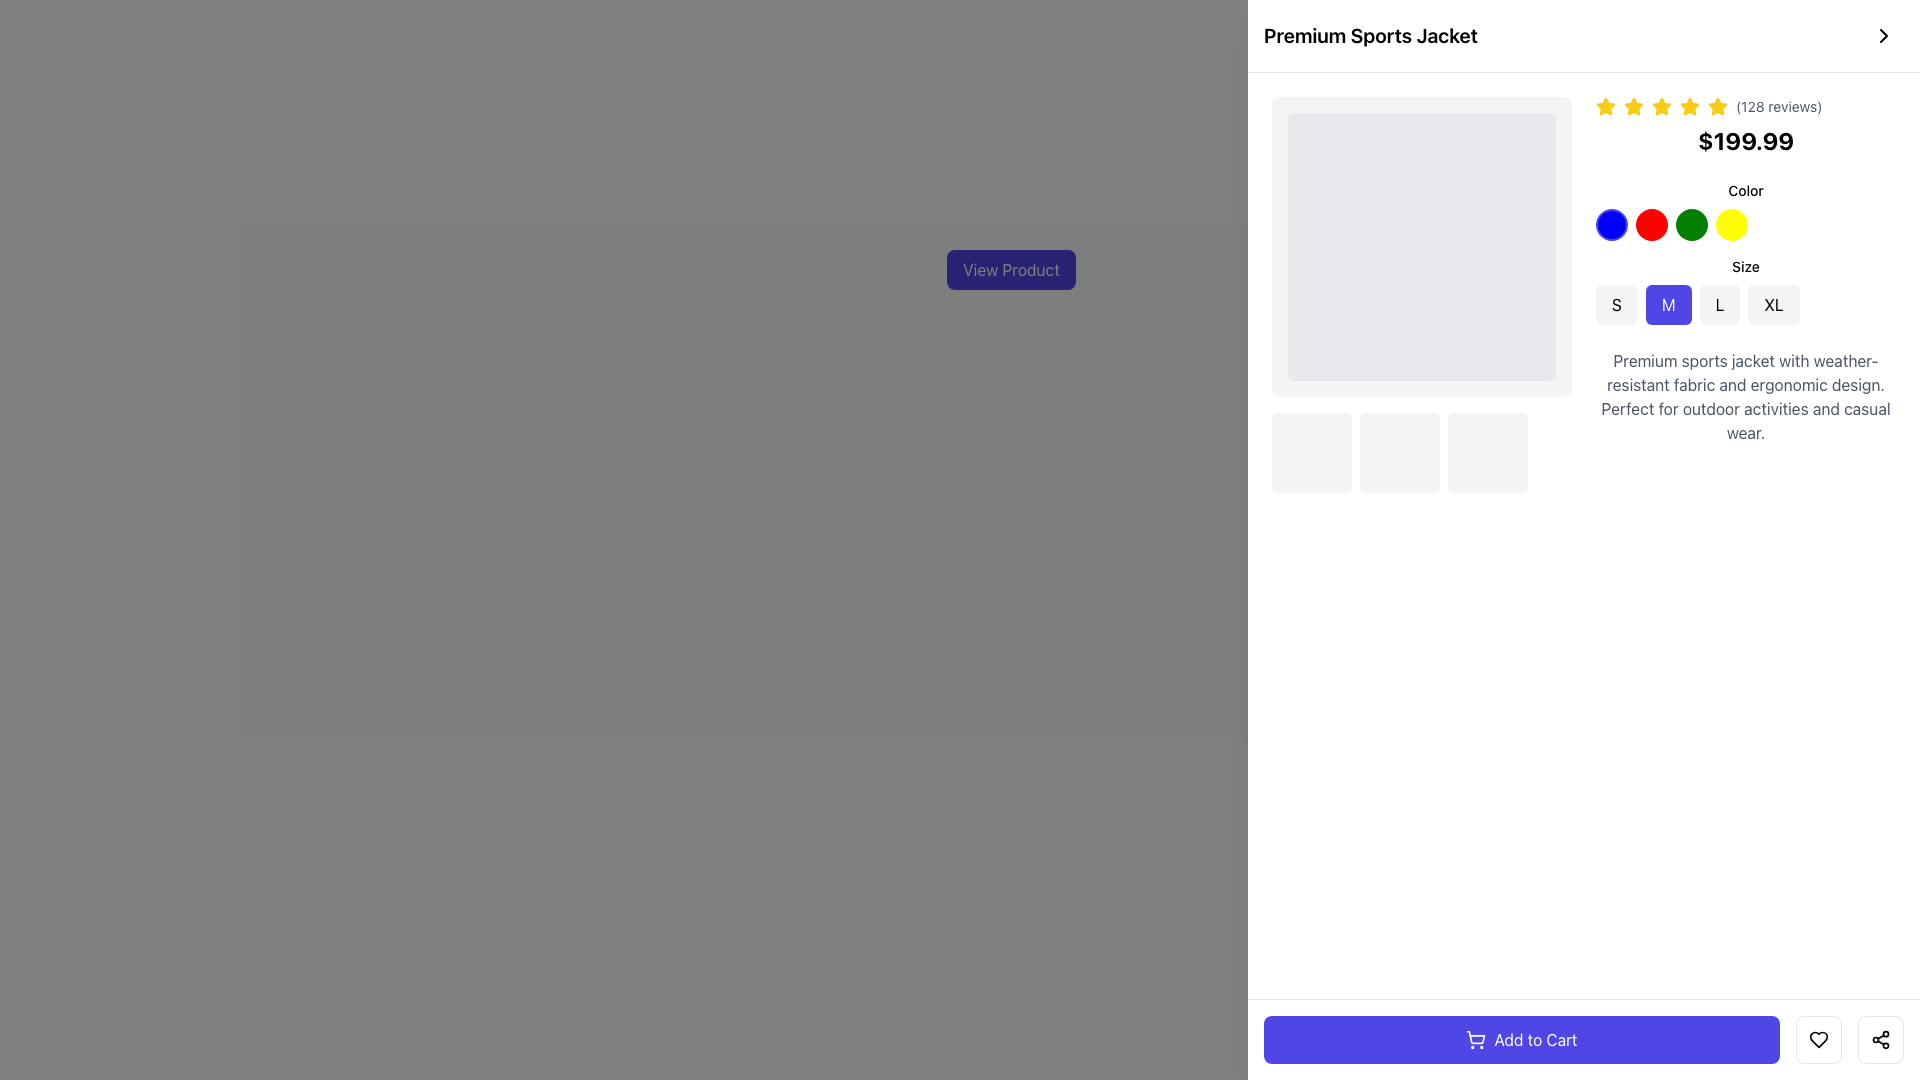  Describe the element at coordinates (1606, 107) in the screenshot. I see `the first yellow star icon indicating a rating feature, located above '(128 reviews)' next to the product title 'Premium Sports Jacket'` at that location.